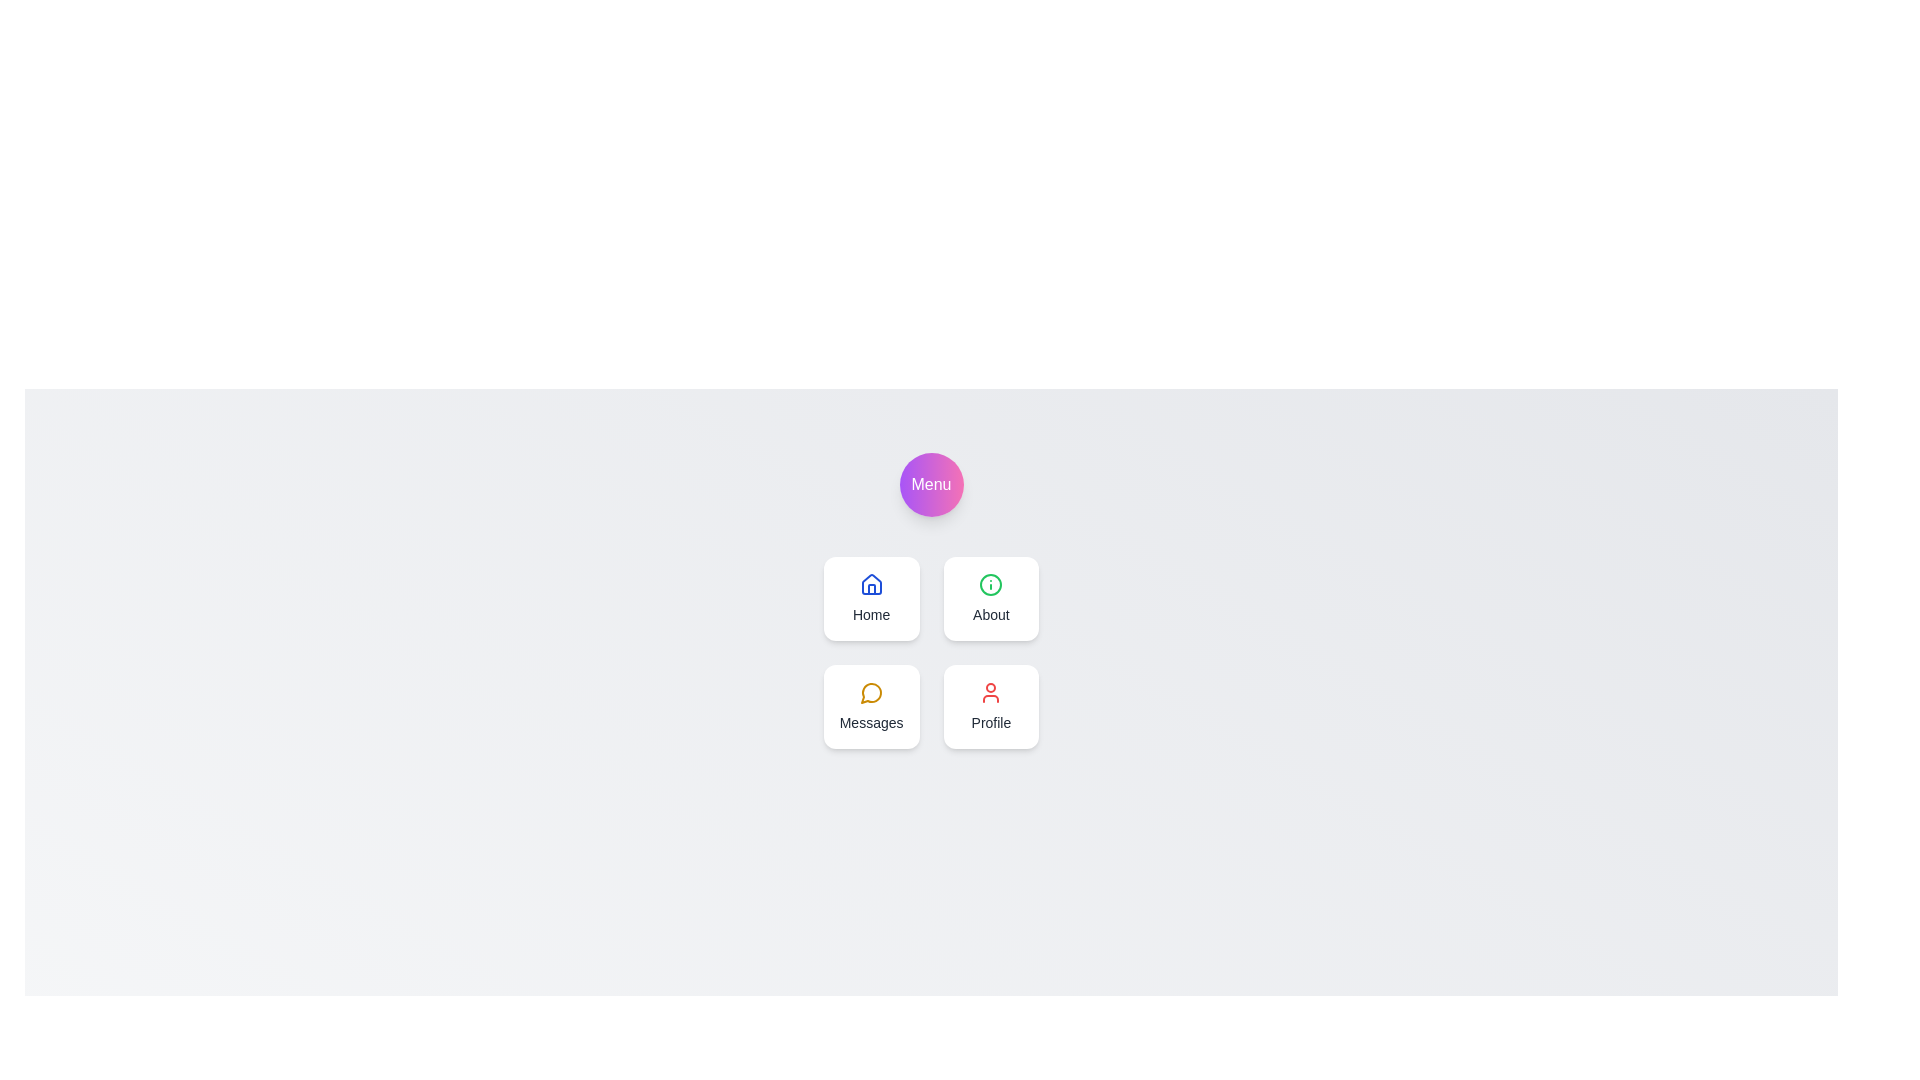 This screenshot has height=1080, width=1920. Describe the element at coordinates (871, 597) in the screenshot. I see `the 'Home' navigation item` at that location.